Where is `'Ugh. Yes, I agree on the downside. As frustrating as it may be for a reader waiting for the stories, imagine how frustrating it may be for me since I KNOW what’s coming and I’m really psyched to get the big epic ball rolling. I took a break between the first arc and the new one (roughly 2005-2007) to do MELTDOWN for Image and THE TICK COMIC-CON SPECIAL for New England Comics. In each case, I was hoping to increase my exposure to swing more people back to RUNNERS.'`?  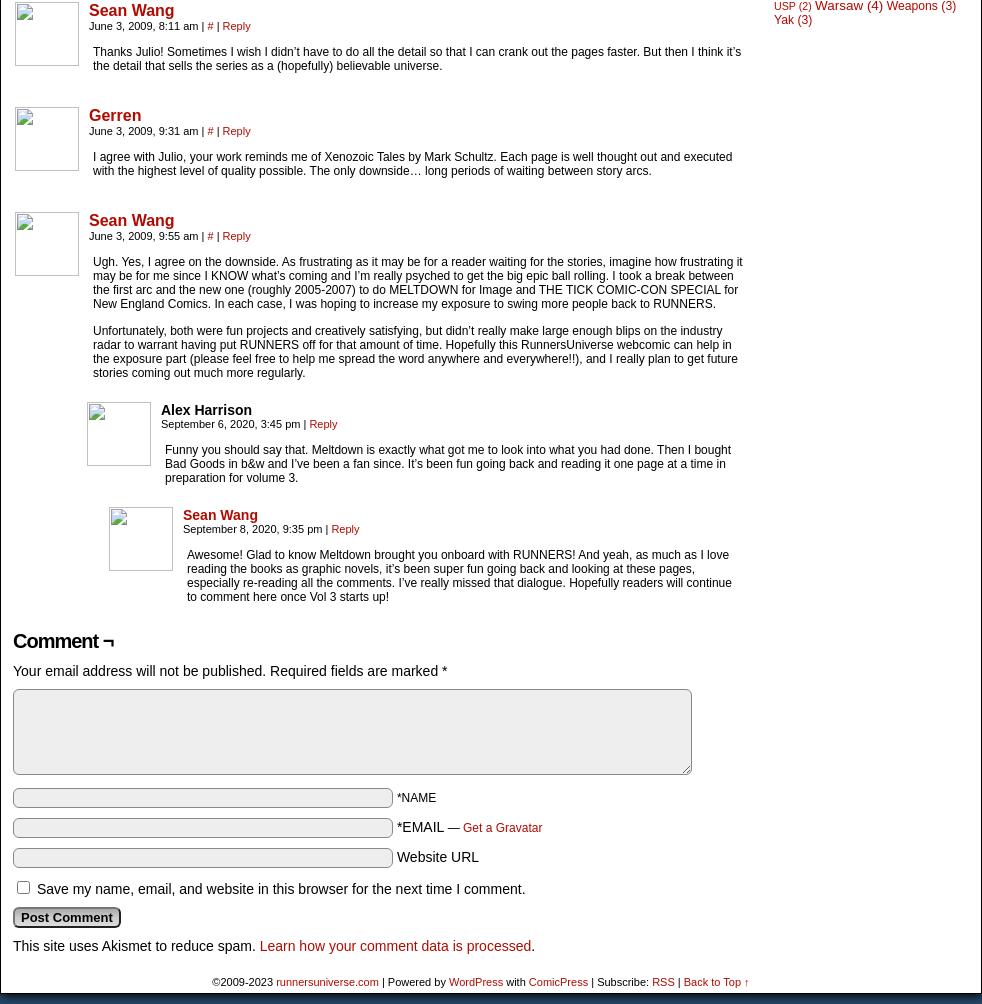
'Ugh. Yes, I agree on the downside. As frustrating as it may be for a reader waiting for the stories, imagine how frustrating it may be for me since I KNOW what’s coming and I’m really psyched to get the big epic ball rolling. I took a break between the first arc and the new one (roughly 2005-2007) to do MELTDOWN for Image and THE TICK COMIC-CON SPECIAL for New England Comics. In each case, I was hoping to increase my exposure to swing more people back to RUNNERS.' is located at coordinates (417, 282).